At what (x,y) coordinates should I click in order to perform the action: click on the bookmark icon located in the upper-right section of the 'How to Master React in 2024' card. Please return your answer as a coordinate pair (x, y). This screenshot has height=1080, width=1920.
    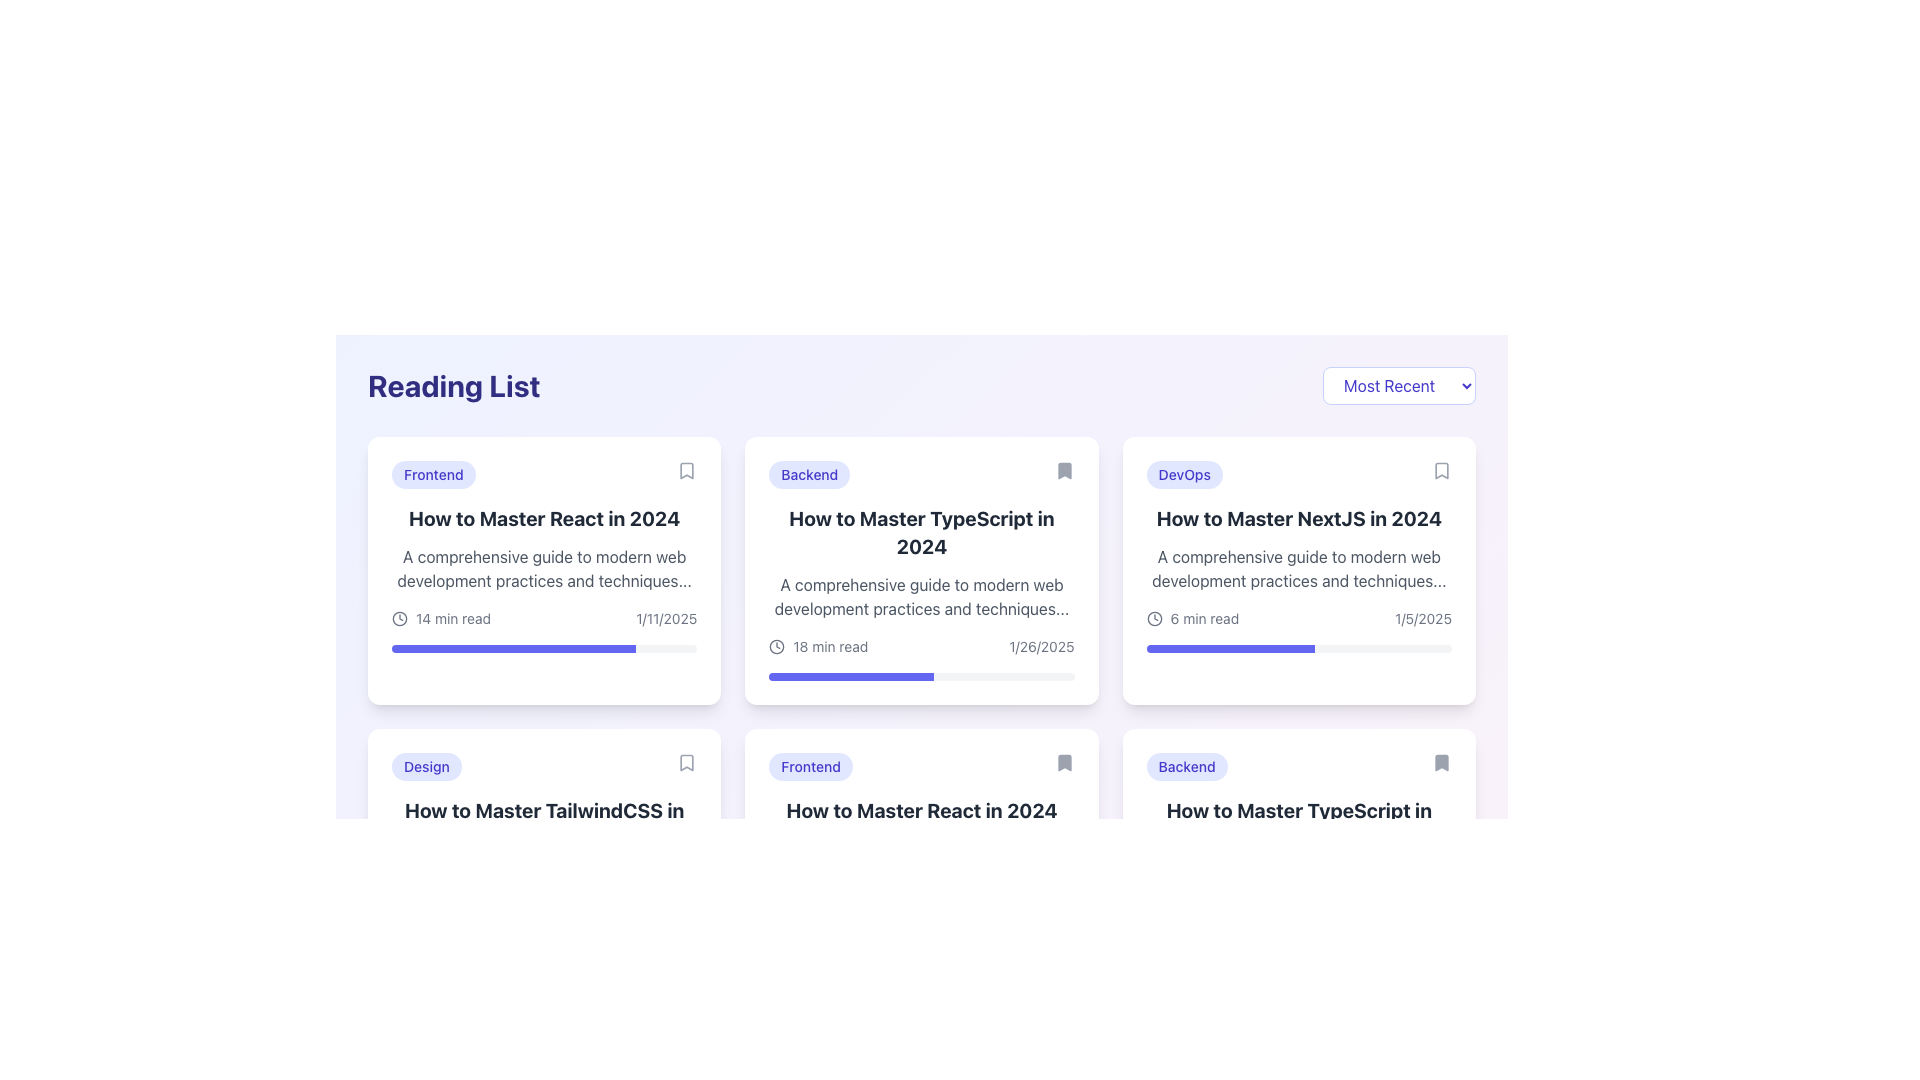
    Looking at the image, I should click on (1063, 763).